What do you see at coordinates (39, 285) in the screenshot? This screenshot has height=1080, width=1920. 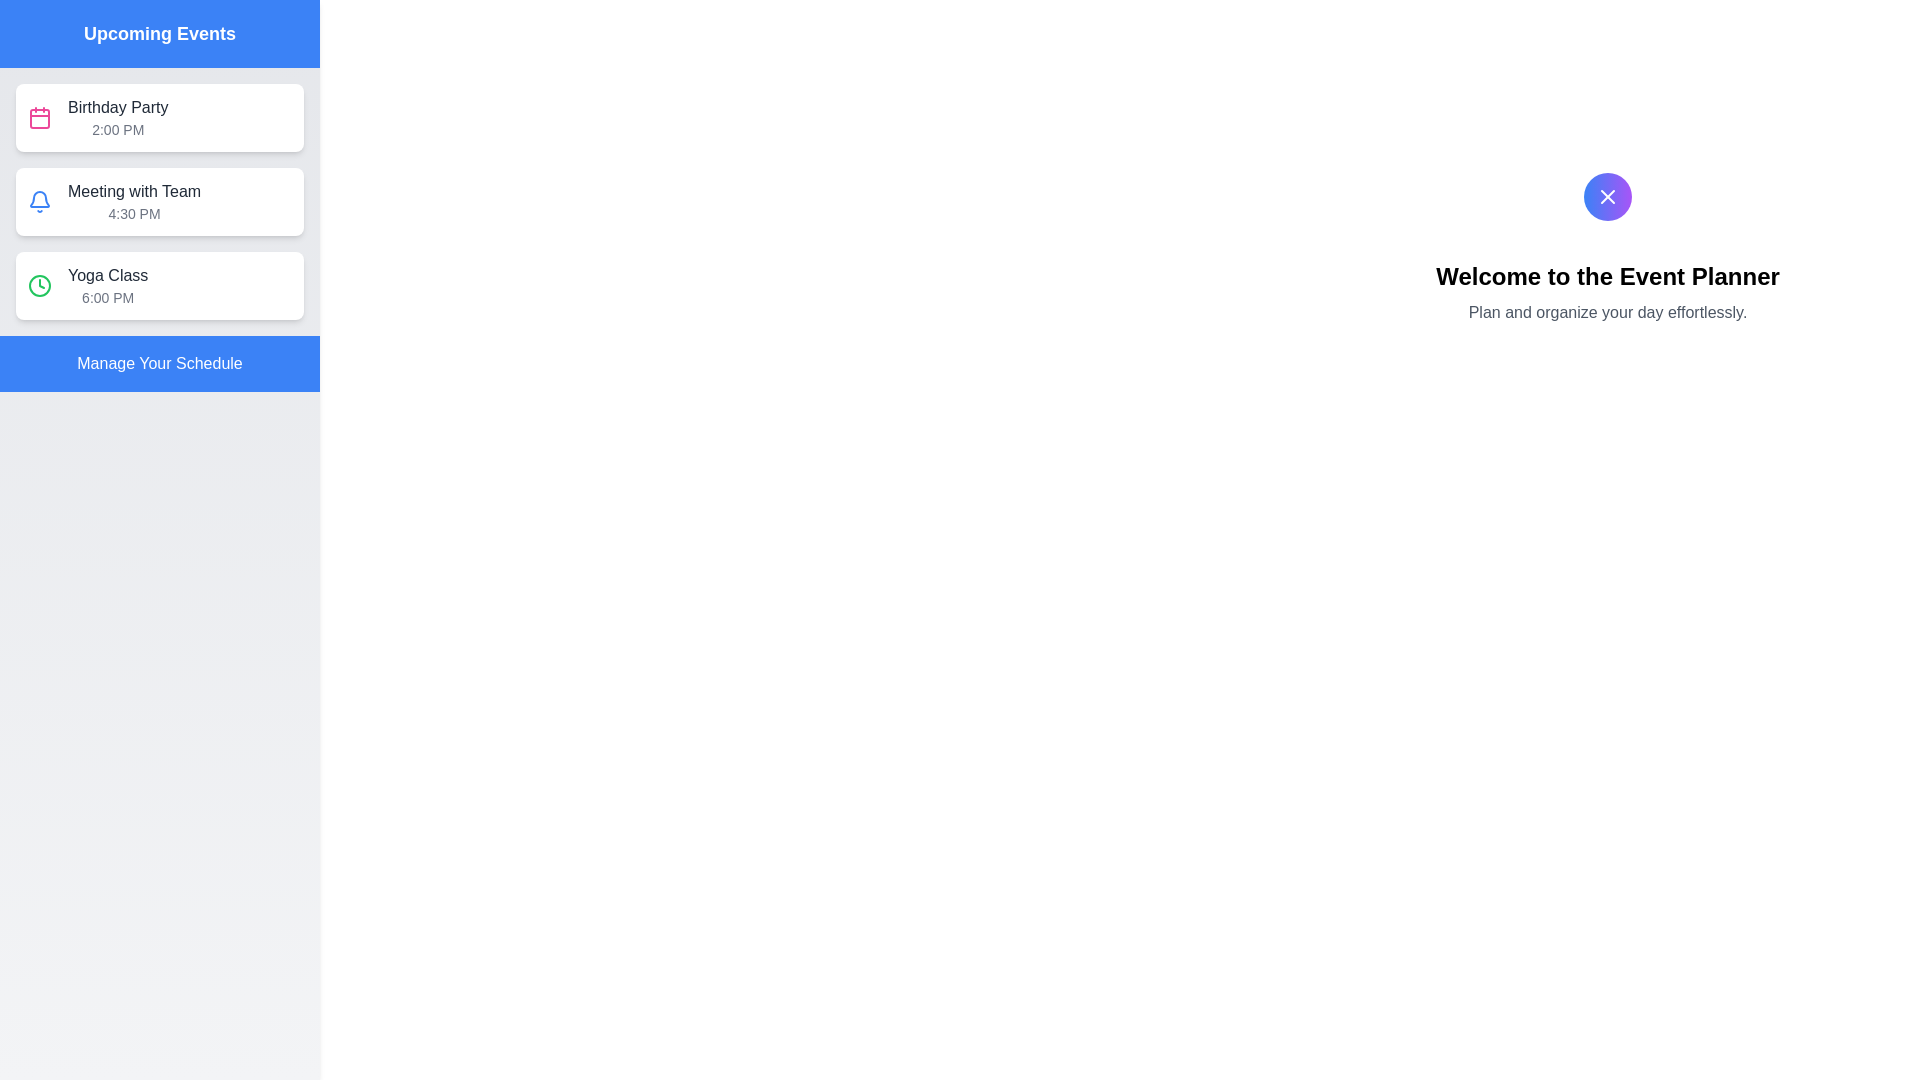 I see `the circular SVG element styled as a clock icon with a green outline, located to the left of the 'Yoga Class' event entry in the upcoming events list` at bounding box center [39, 285].